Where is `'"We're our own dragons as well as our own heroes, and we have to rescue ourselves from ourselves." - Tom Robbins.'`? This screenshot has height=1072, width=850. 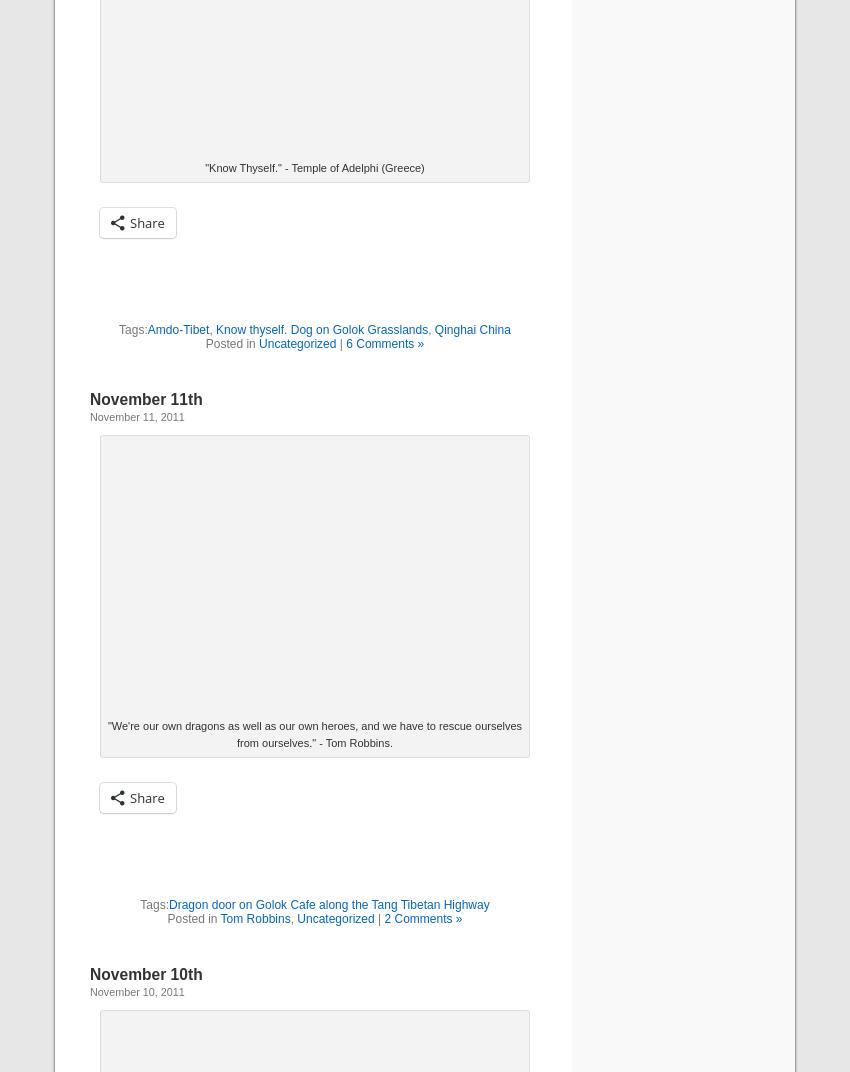
'"We're our own dragons as well as our own heroes, and we have to rescue ourselves from ourselves." - Tom Robbins.' is located at coordinates (106, 733).